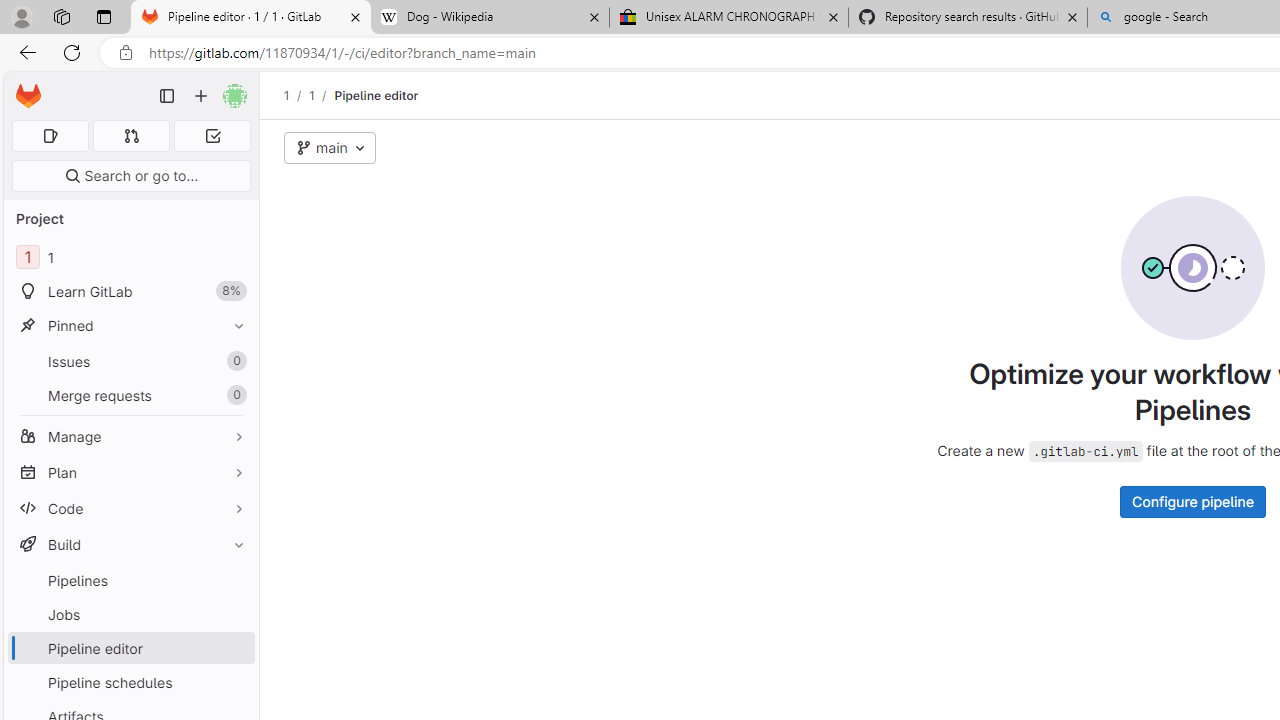  Describe the element at coordinates (490, 17) in the screenshot. I see `'Dog - Wikipedia'` at that location.